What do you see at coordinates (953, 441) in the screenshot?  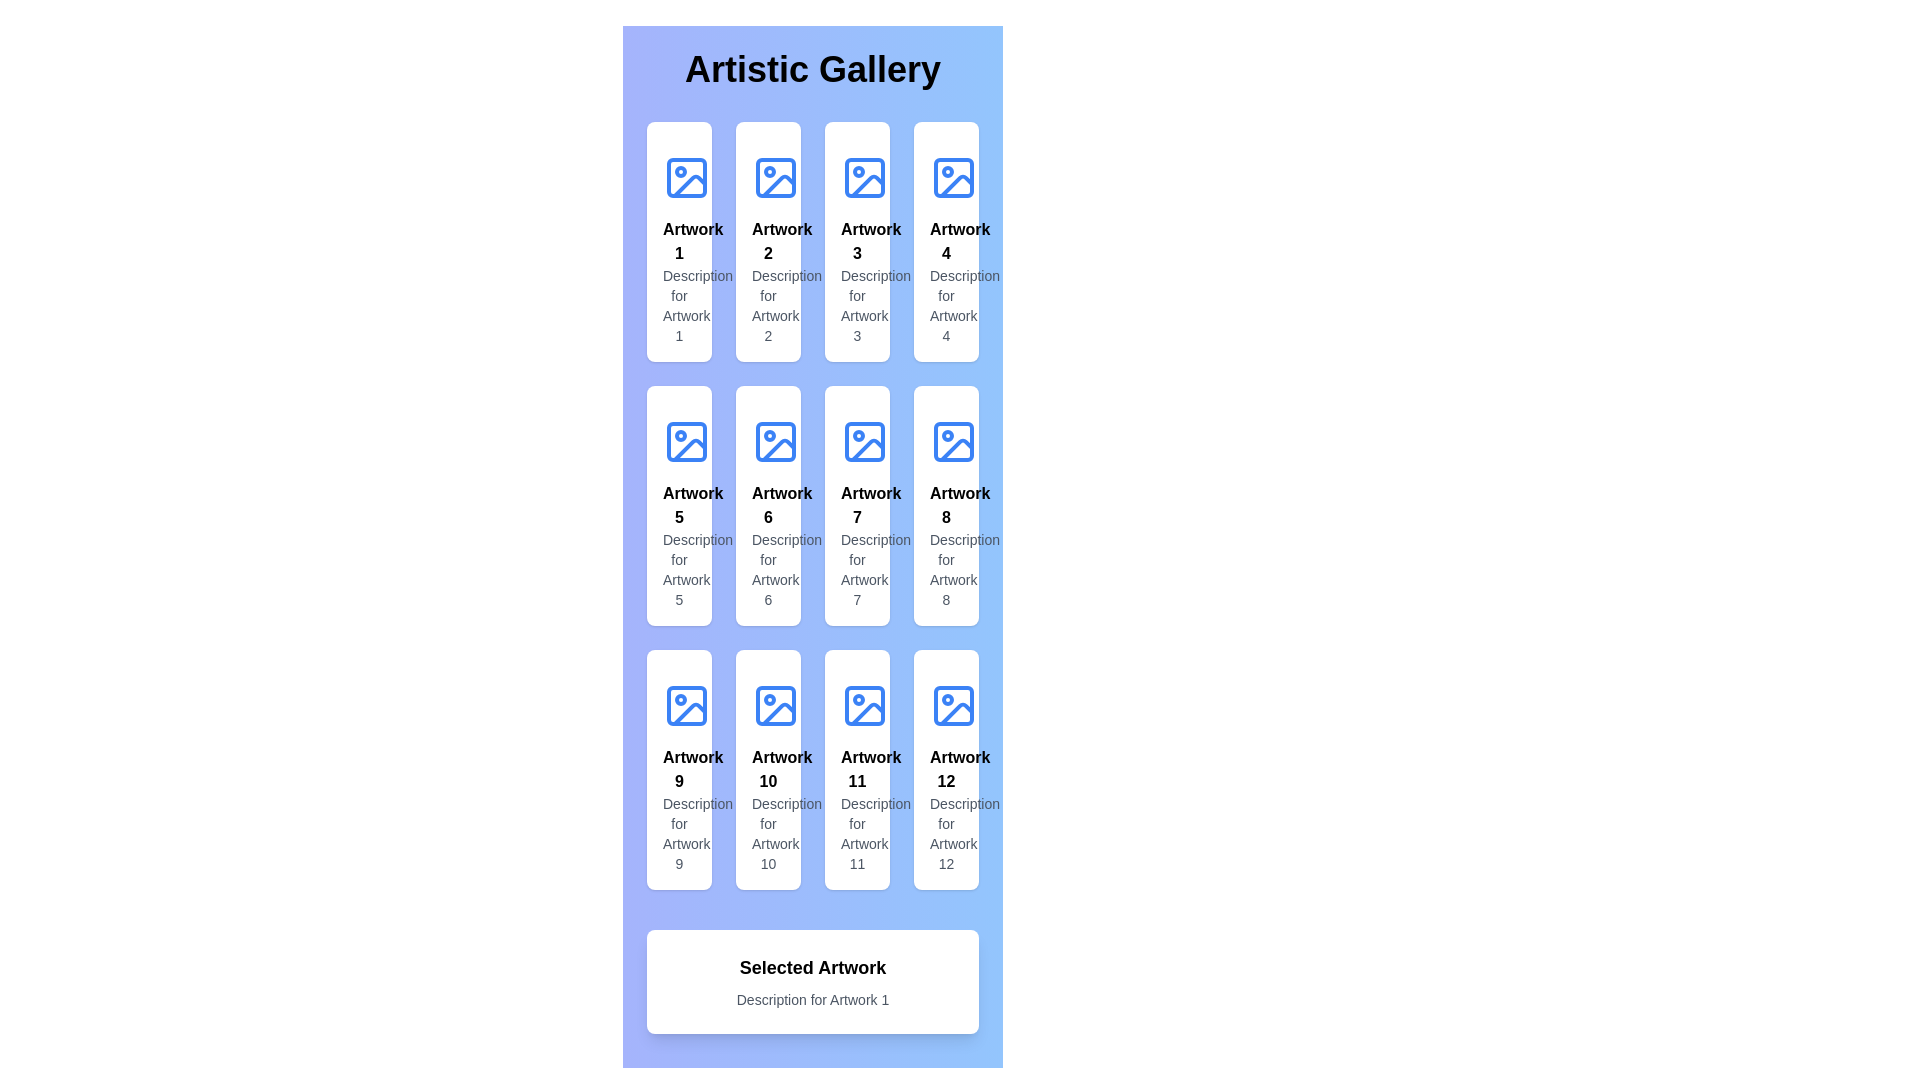 I see `the icon representing 'Artwork 8' located at the top center of the card` at bounding box center [953, 441].